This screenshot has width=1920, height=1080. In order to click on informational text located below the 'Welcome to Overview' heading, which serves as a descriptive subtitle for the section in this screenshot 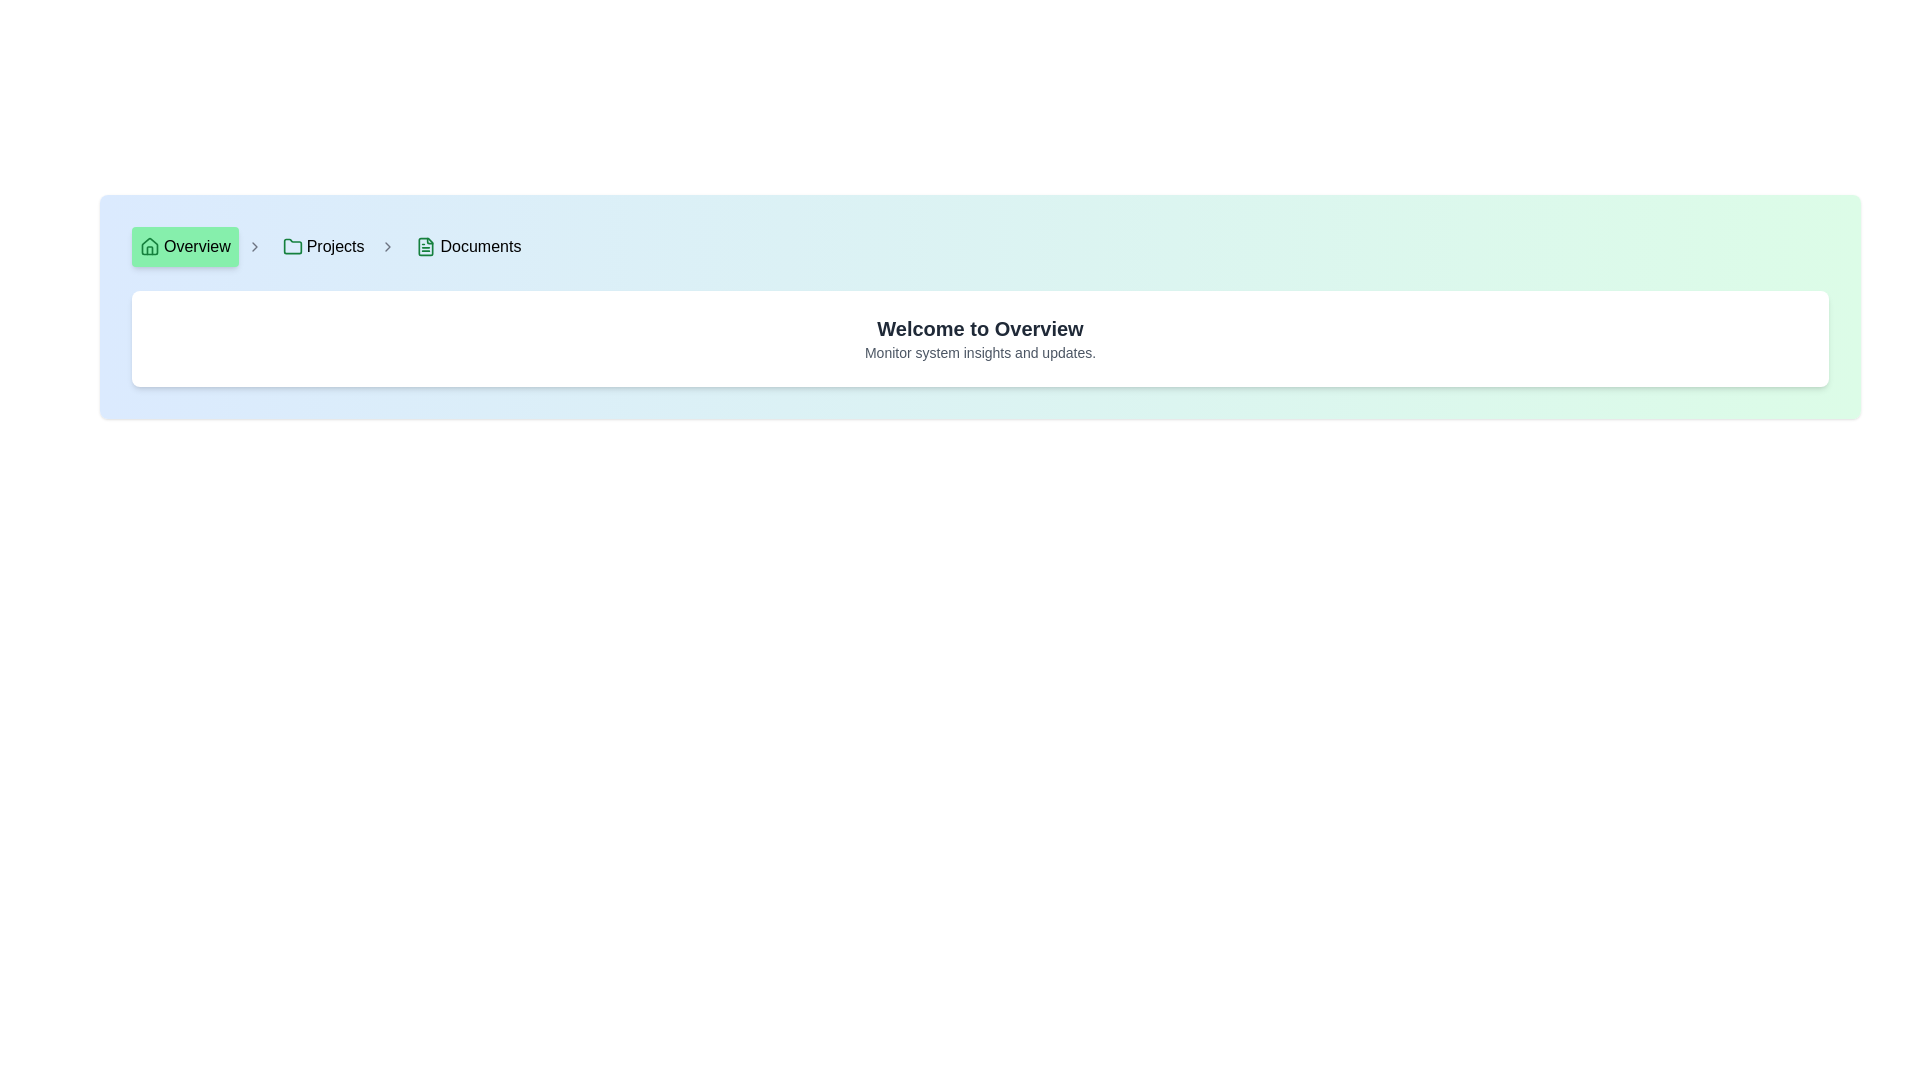, I will do `click(980, 352)`.